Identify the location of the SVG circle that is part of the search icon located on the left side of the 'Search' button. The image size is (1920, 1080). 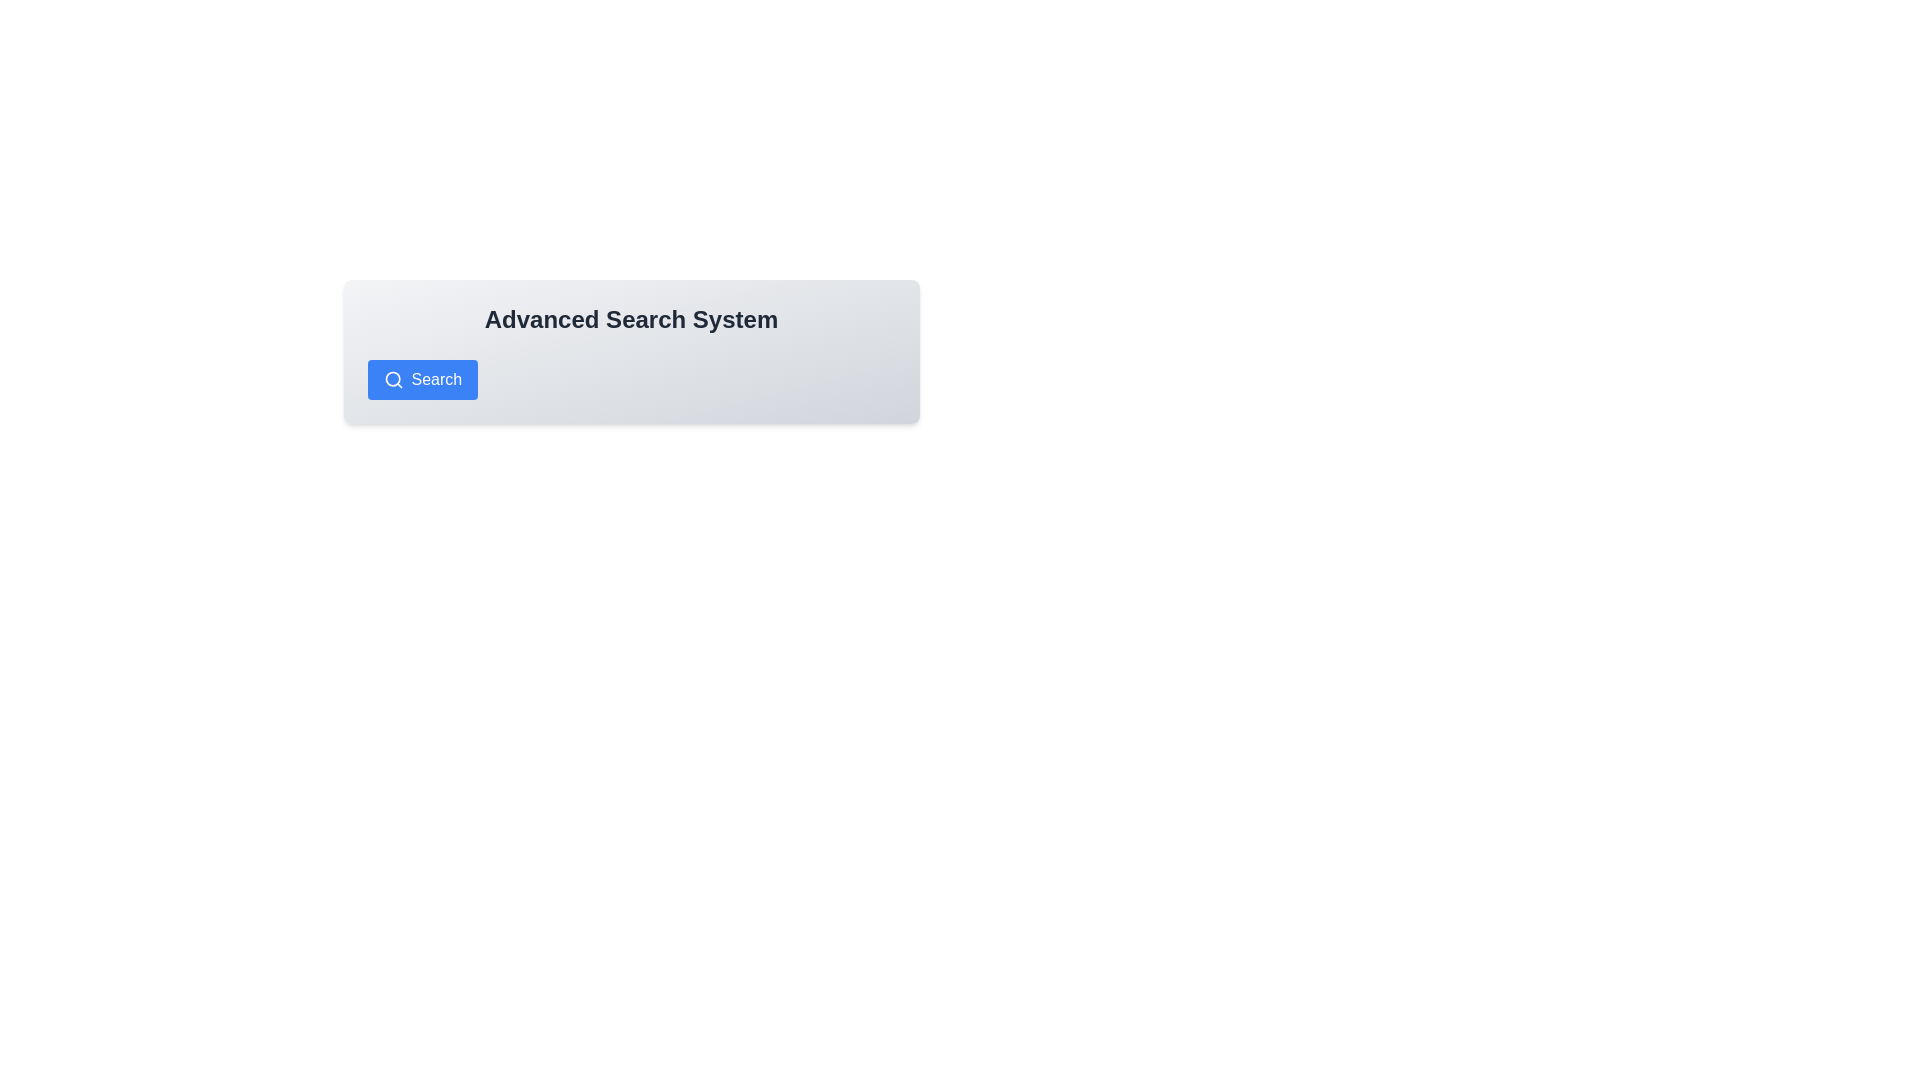
(392, 379).